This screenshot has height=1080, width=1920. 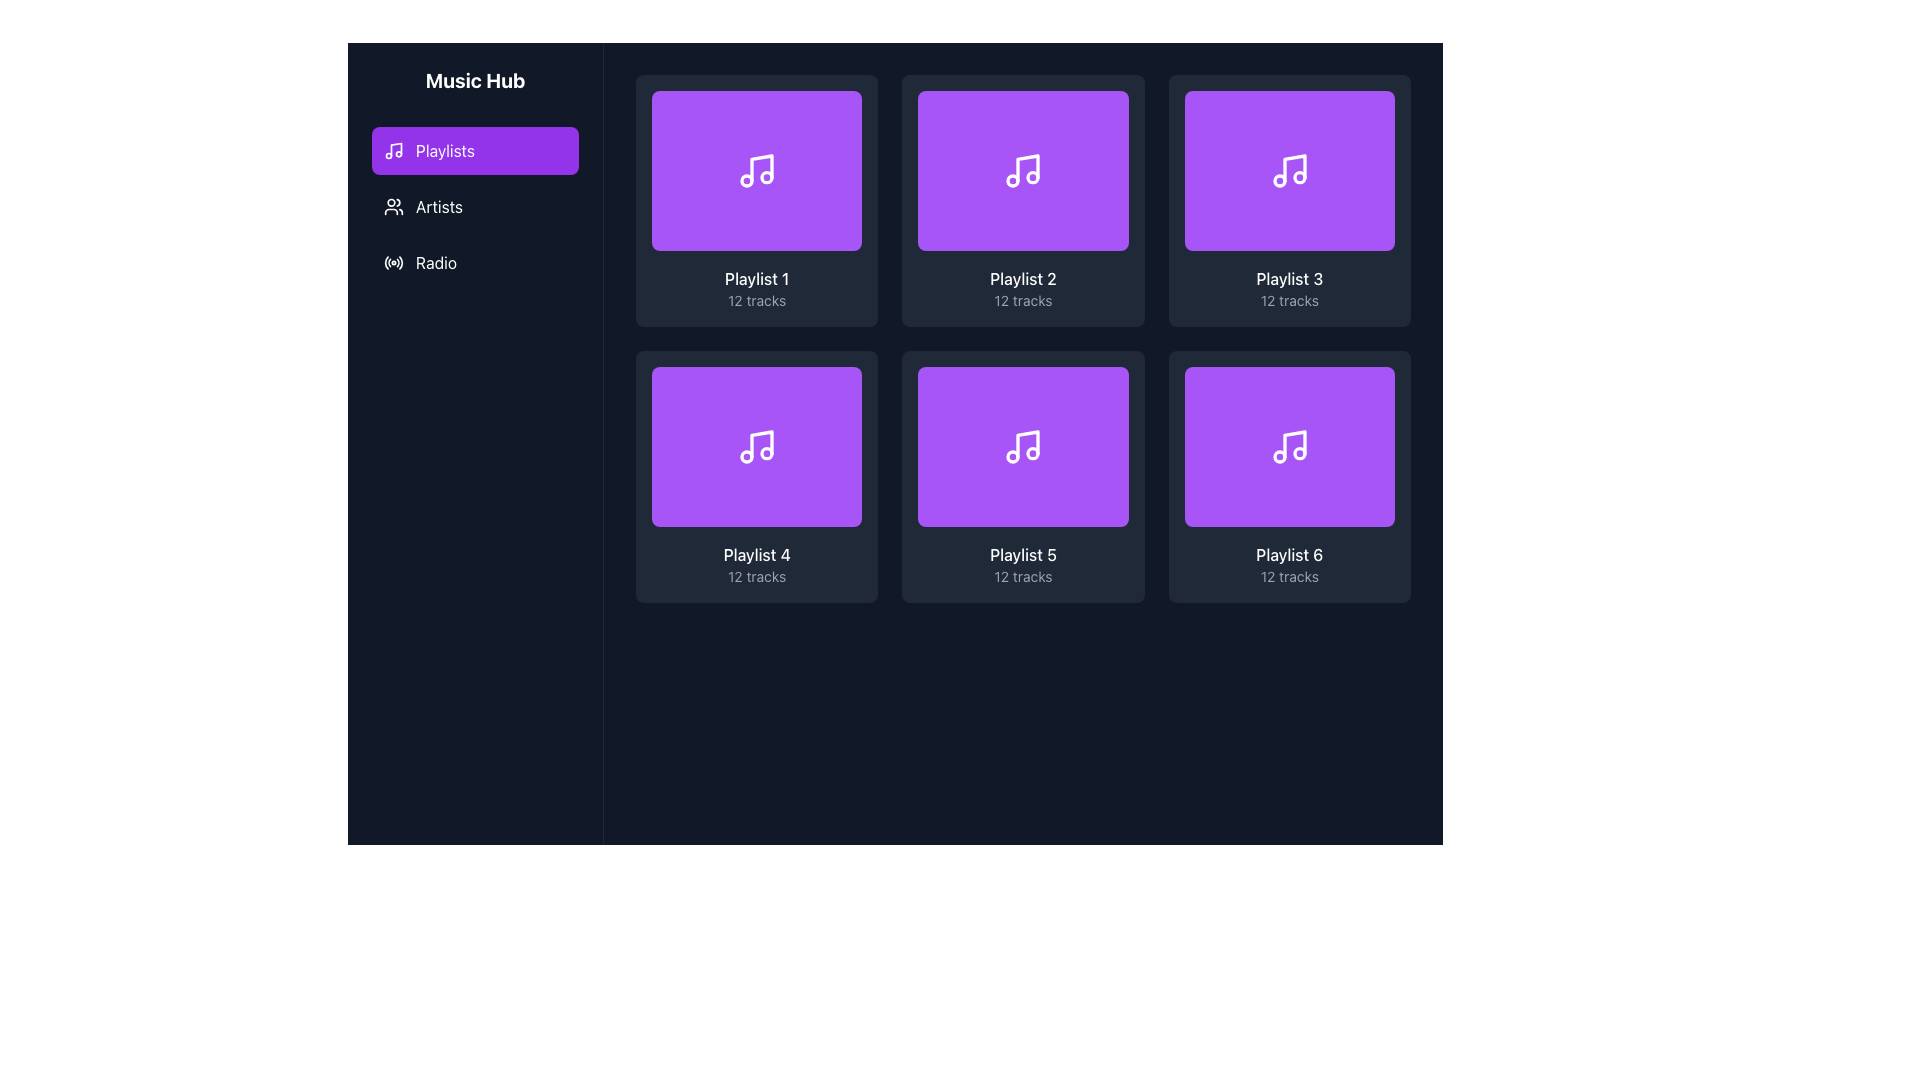 What do you see at coordinates (429, 1013) in the screenshot?
I see `the displayed text in the Text Display Area, which shows the current track's title and artist's name at the bottom left of the interface` at bounding box center [429, 1013].